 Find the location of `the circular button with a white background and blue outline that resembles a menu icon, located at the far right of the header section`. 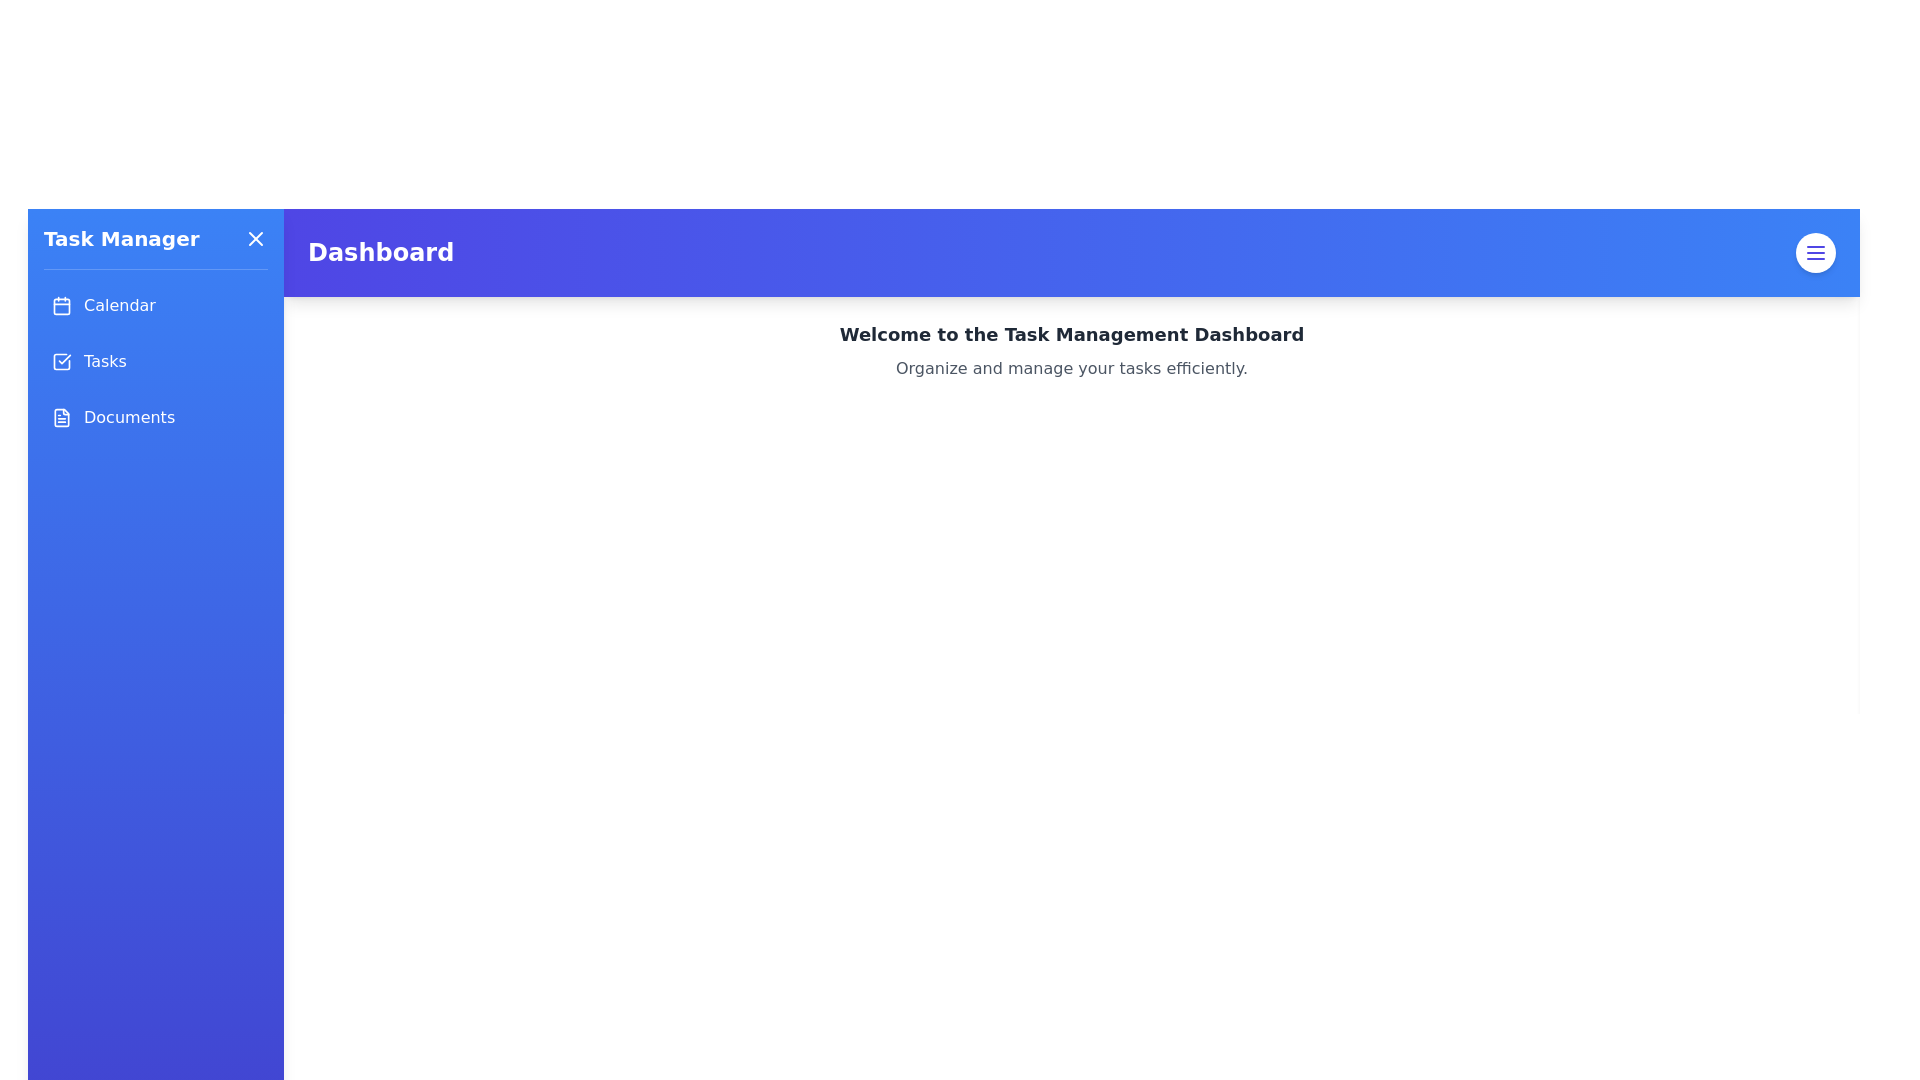

the circular button with a white background and blue outline that resembles a menu icon, located at the far right of the header section is located at coordinates (1815, 252).